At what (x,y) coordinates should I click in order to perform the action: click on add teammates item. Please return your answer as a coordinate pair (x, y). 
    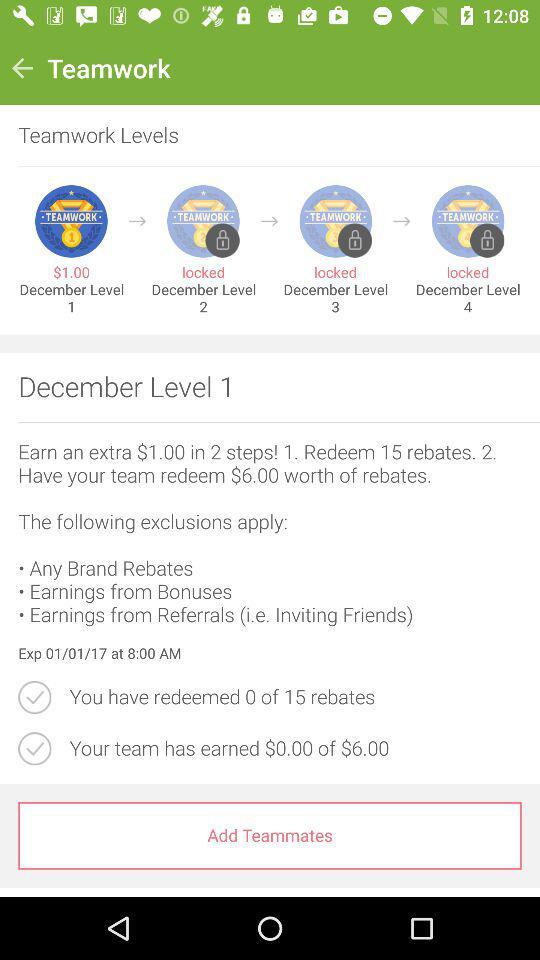
    Looking at the image, I should click on (270, 835).